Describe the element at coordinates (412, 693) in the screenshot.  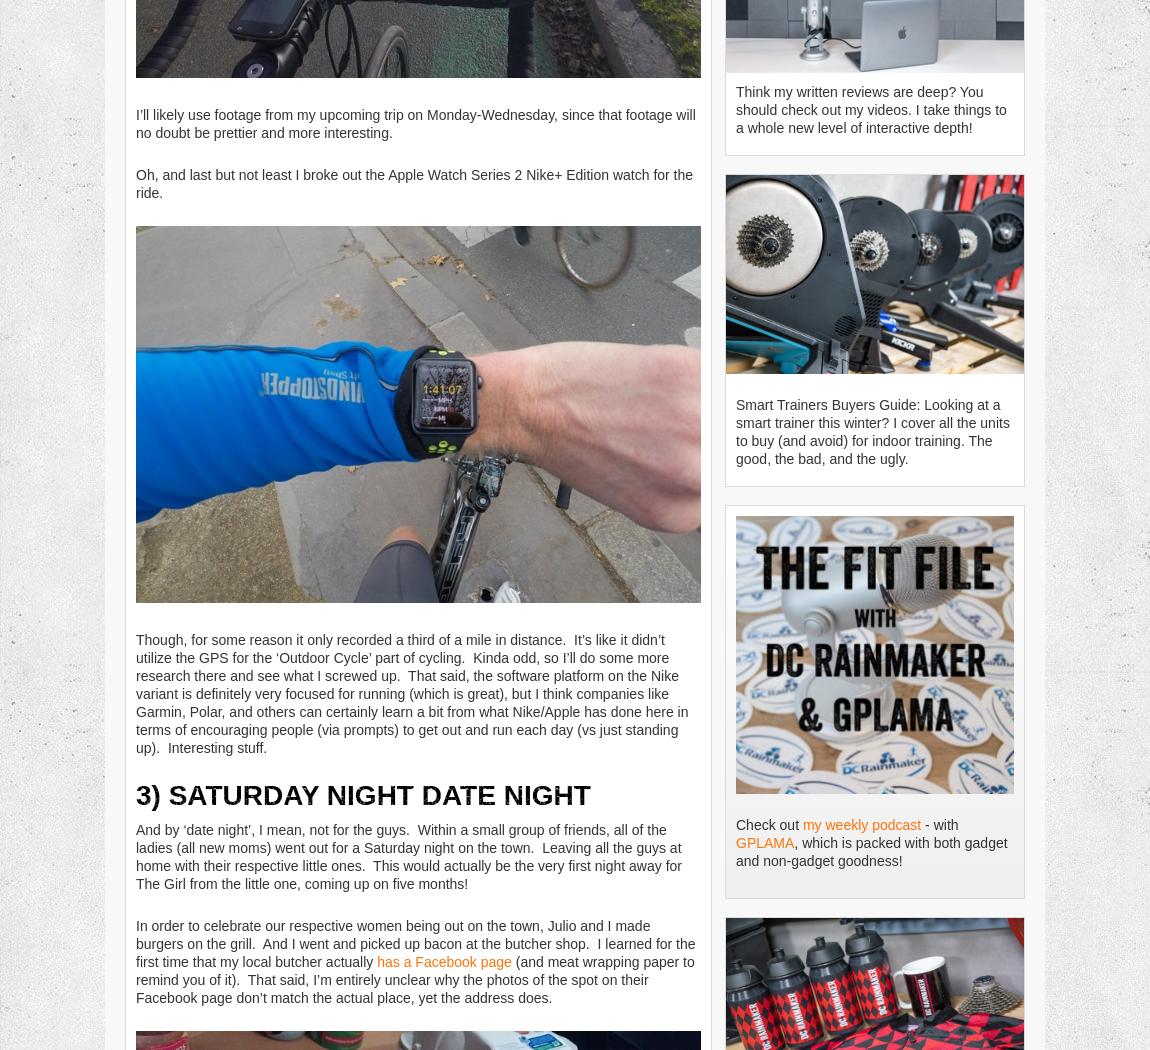
I see `'Though, for some reason it only recorded a third of a mile in distance.  It’s like it didn’t utilize the GPS for the ‘Outdoor Cycle’ part of cycling.  Kinda odd, so I’ll do some more research there and see what I screwed up.  That said, the software platform on the Nike variant is definitely very focused for running (which is great), but I think companies like Garmin, Polar, and others can certainly learn a bit from what Nike/Apple has done here in terms of encouraging people (via prompts) to get out and run each day (vs just standing up).  Interesting stuff.'` at that location.